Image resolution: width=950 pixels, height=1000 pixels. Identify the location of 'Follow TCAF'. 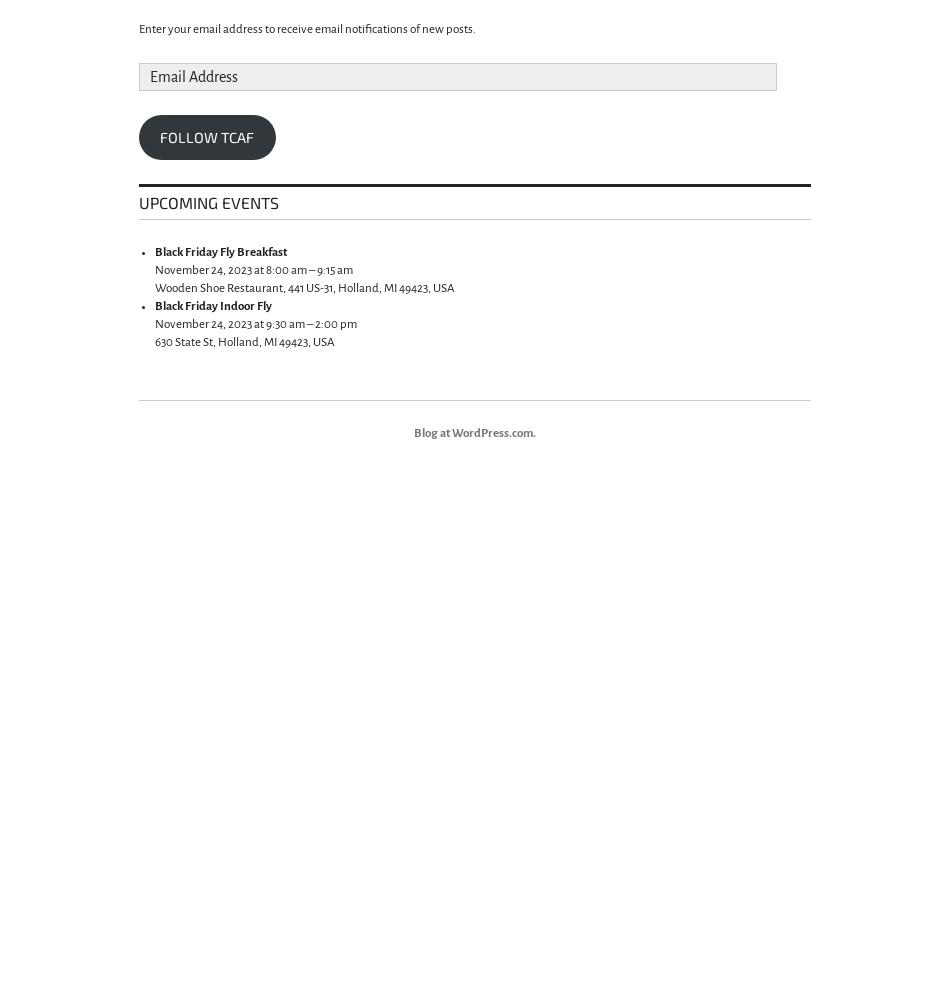
(207, 136).